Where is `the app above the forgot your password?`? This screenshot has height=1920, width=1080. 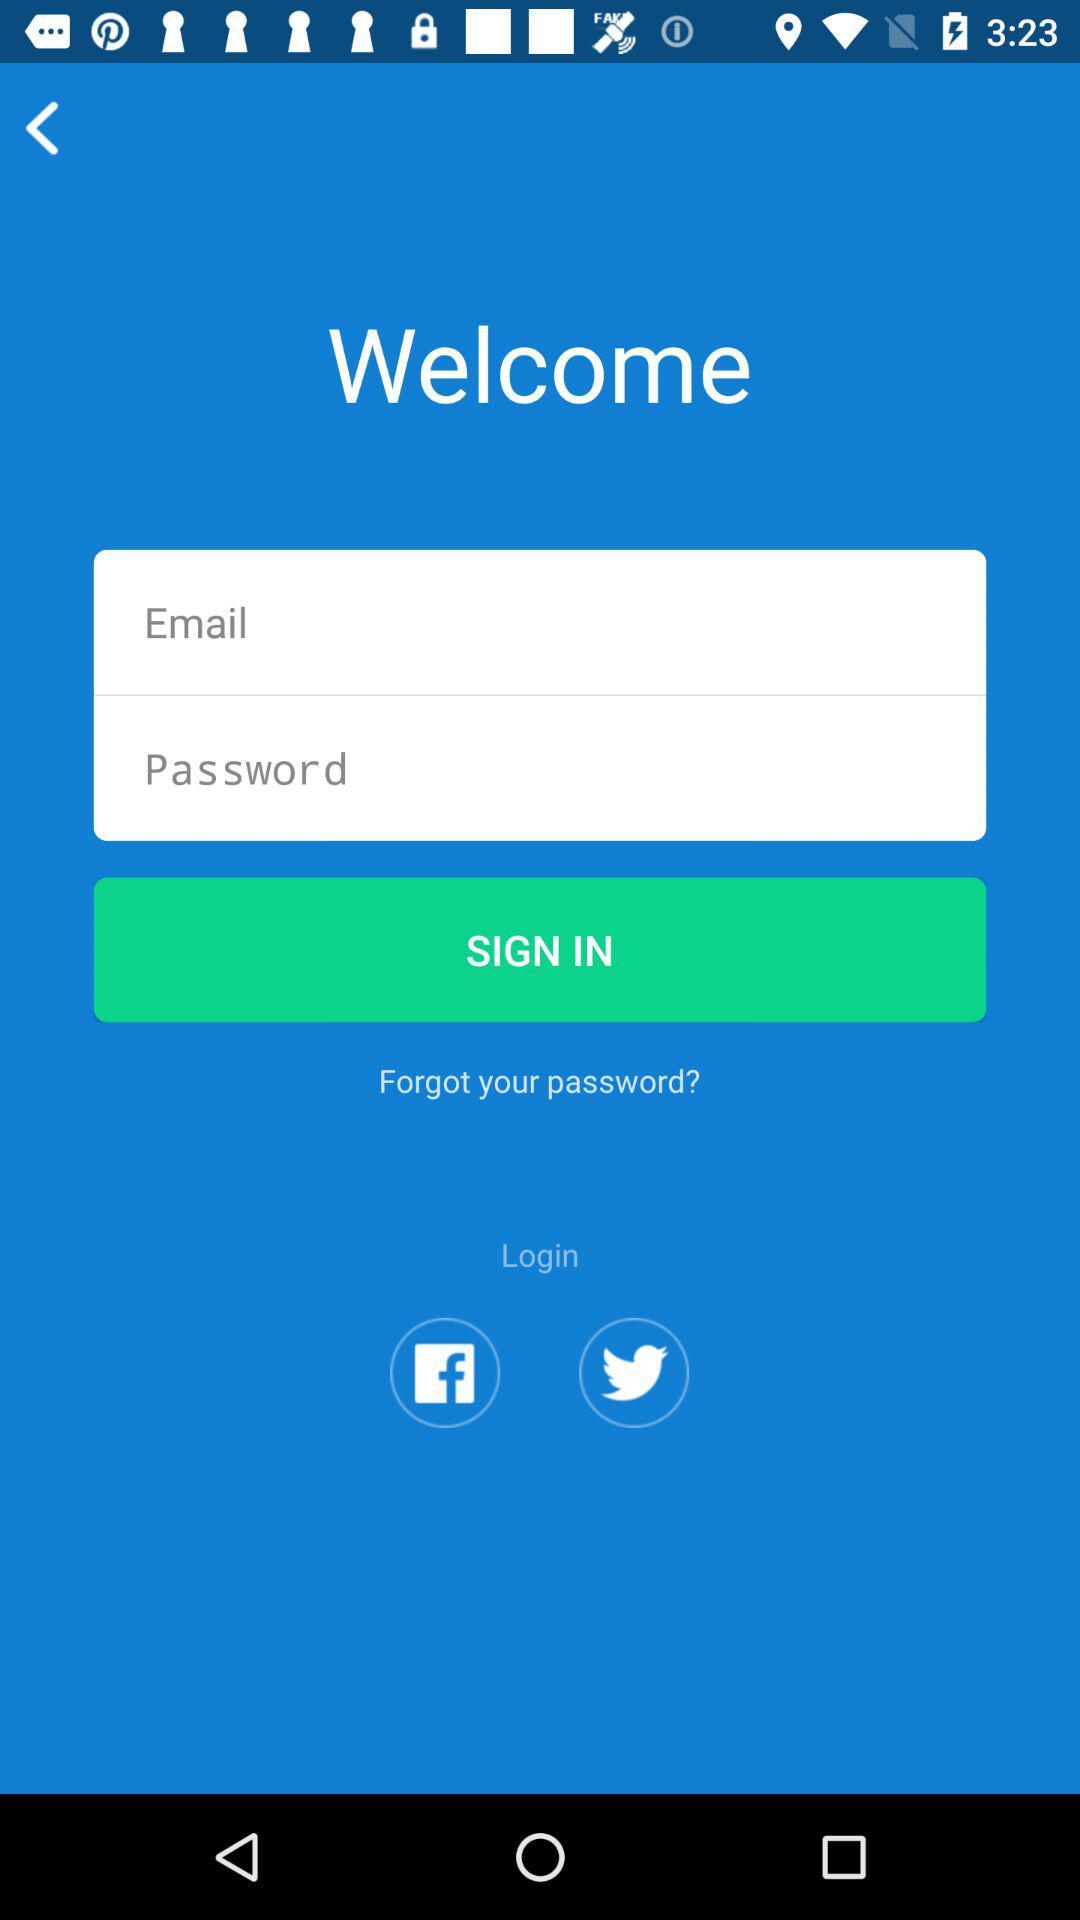 the app above the forgot your password? is located at coordinates (540, 948).